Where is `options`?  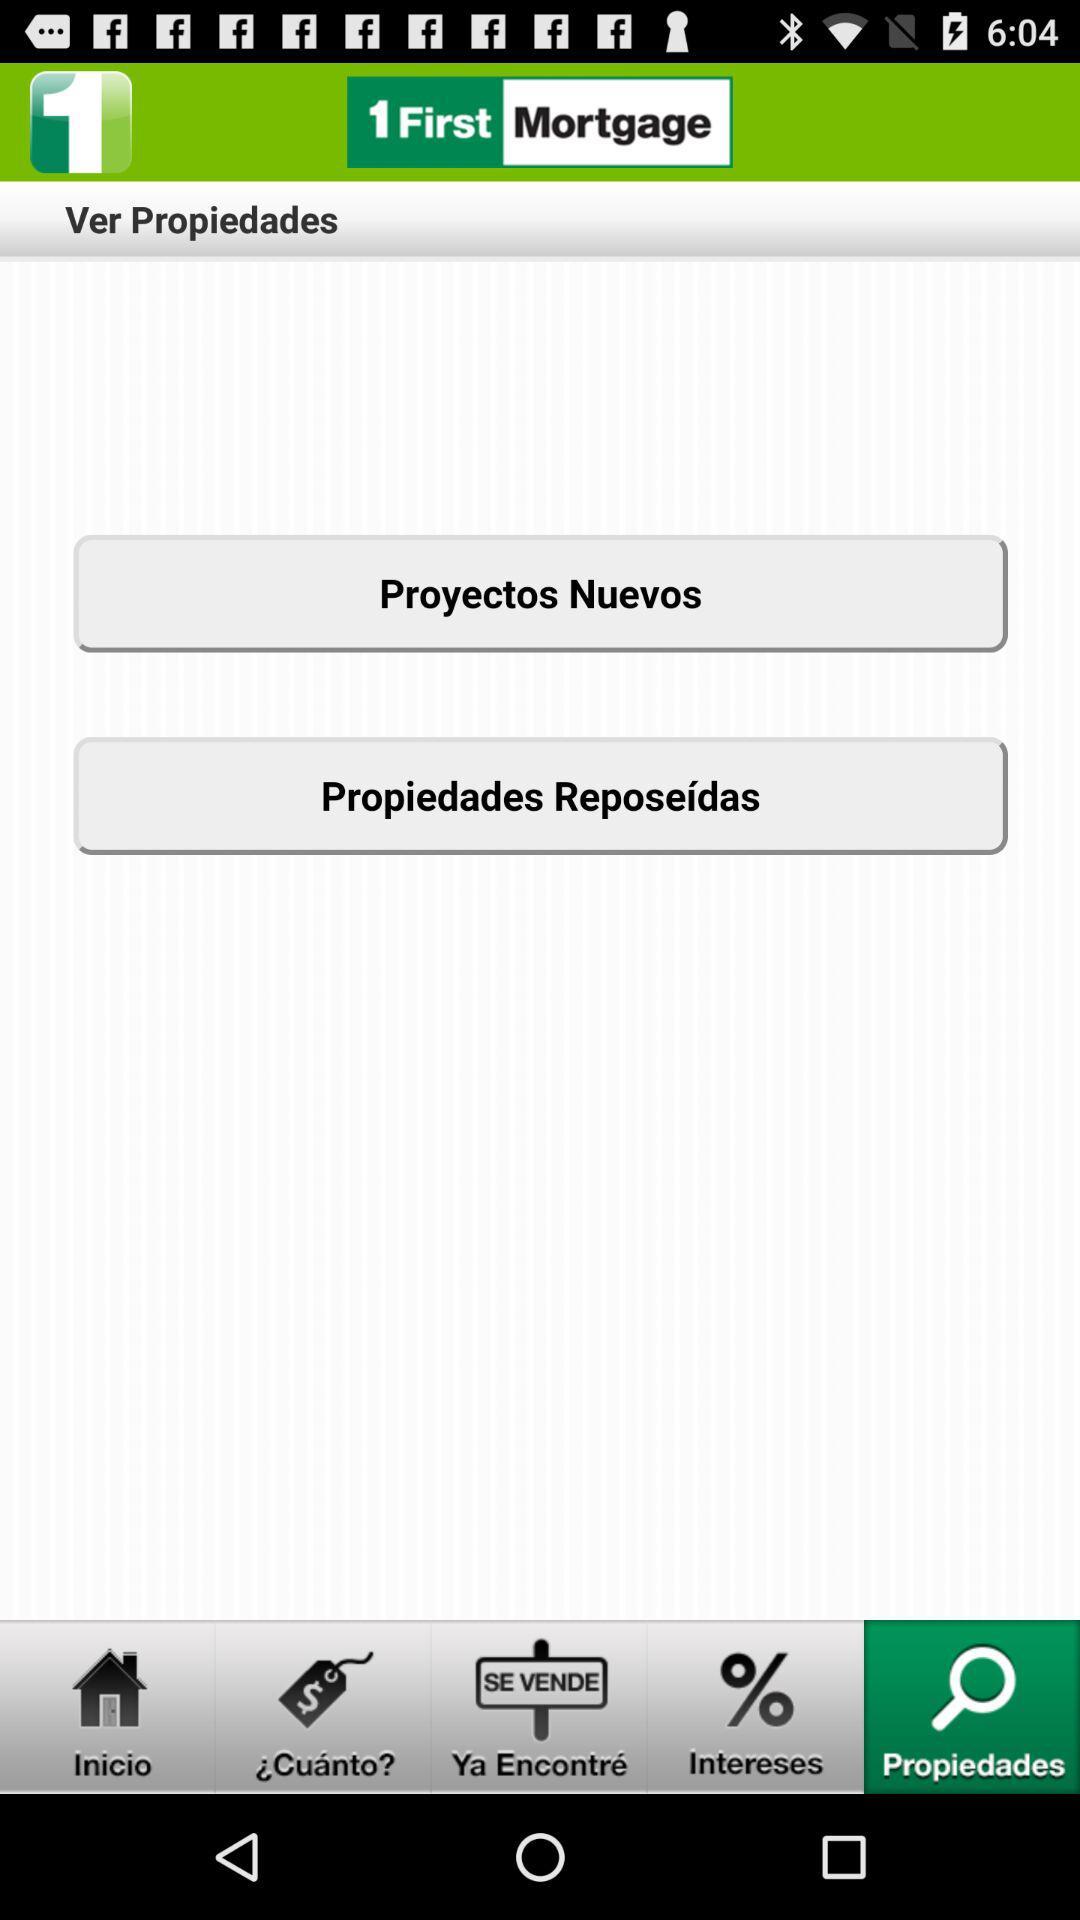
options is located at coordinates (80, 121).